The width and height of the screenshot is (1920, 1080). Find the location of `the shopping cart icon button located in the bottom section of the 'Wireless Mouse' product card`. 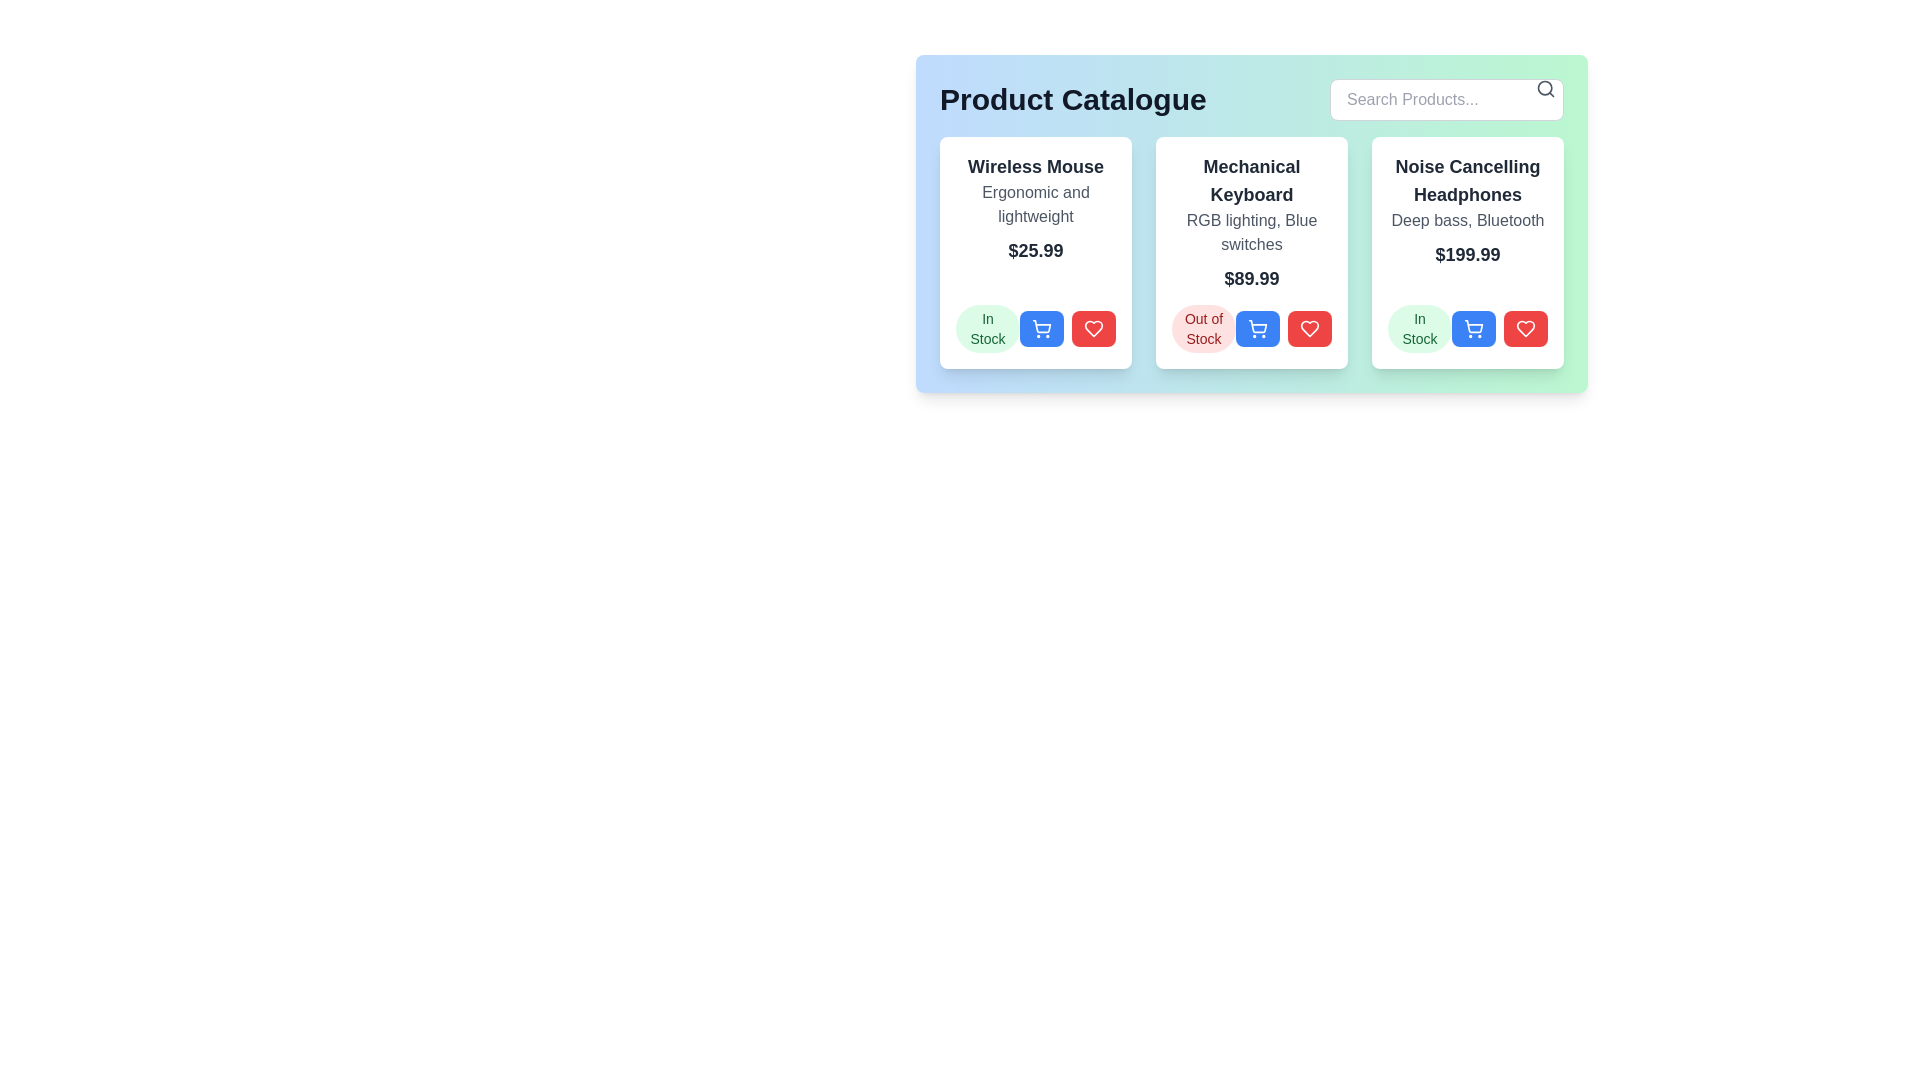

the shopping cart icon button located in the bottom section of the 'Wireless Mouse' product card is located at coordinates (1040, 327).